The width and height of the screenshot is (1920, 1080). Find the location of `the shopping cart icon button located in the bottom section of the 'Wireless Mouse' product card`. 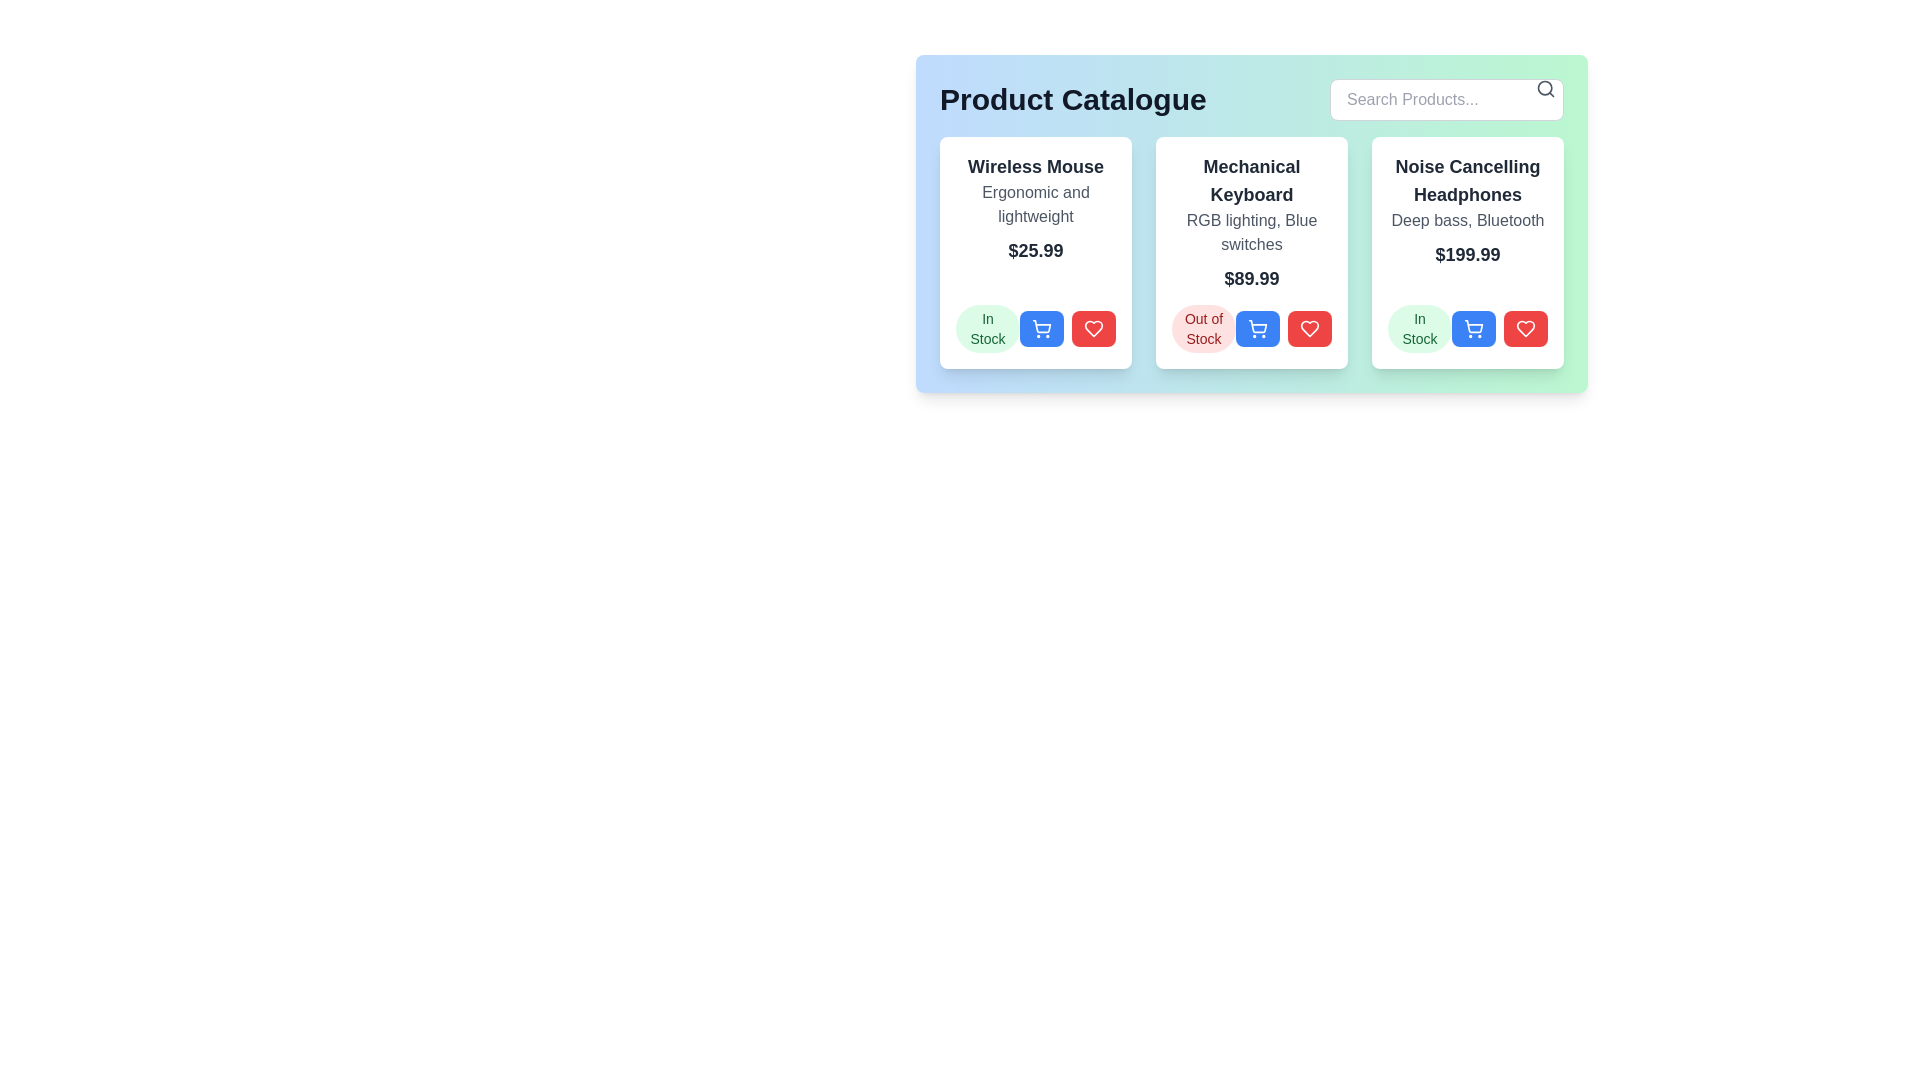

the shopping cart icon button located in the bottom section of the 'Wireless Mouse' product card is located at coordinates (1040, 327).